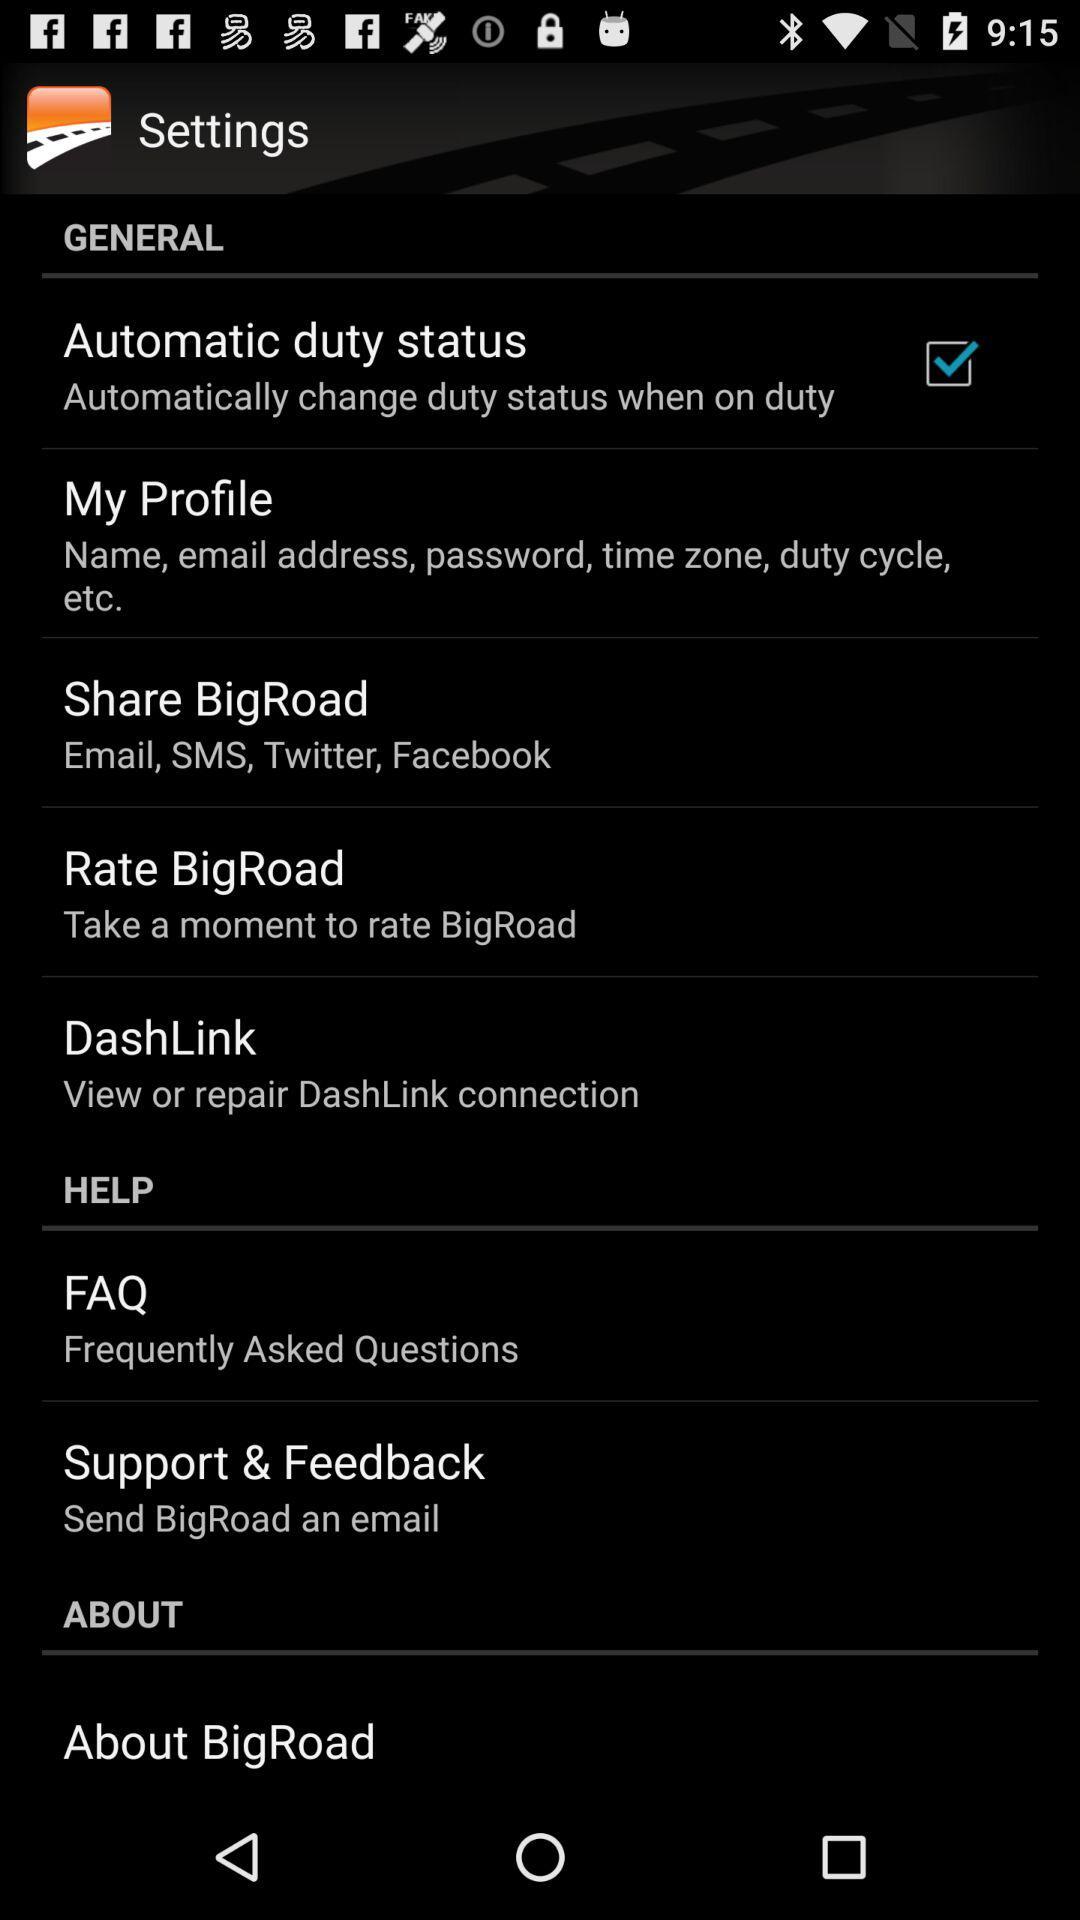  Describe the element at coordinates (350, 1091) in the screenshot. I see `the icon above help item` at that location.